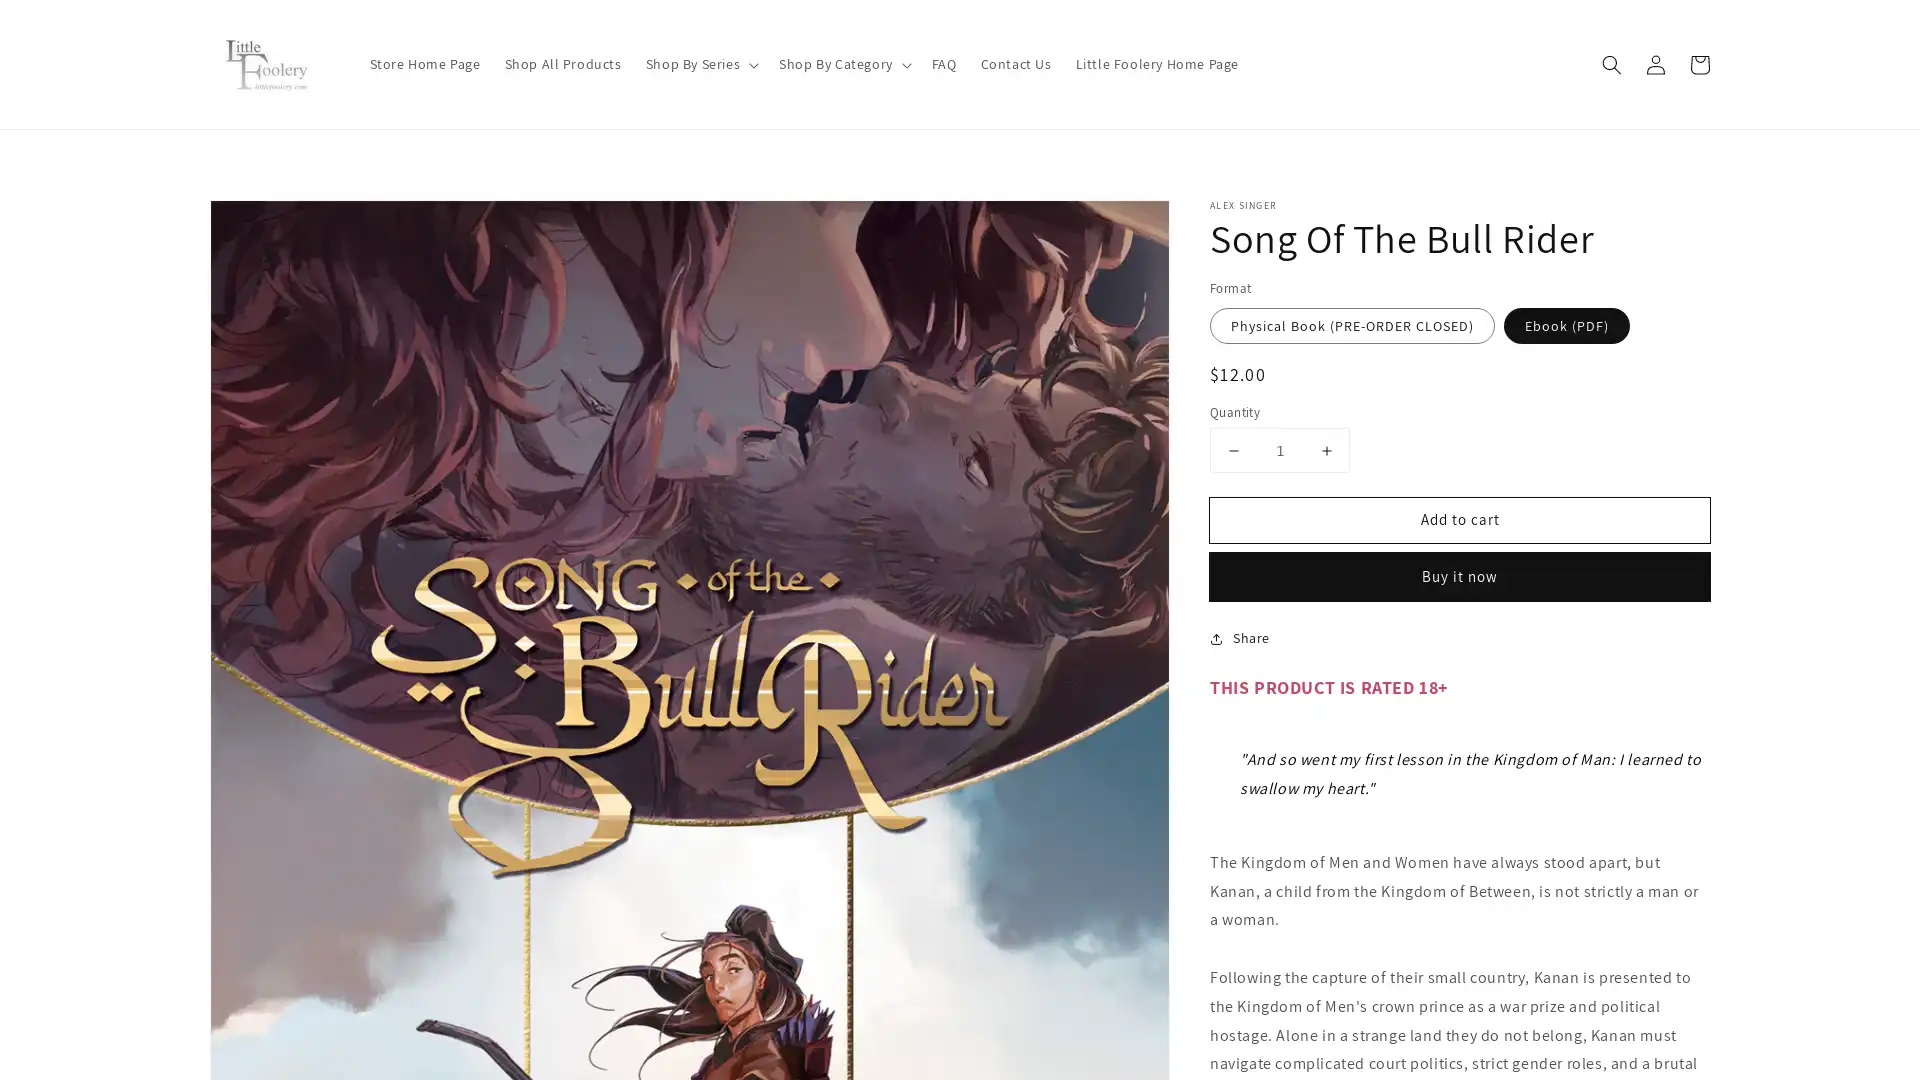 The image size is (1920, 1080). What do you see at coordinates (1238, 638) in the screenshot?
I see `Share` at bounding box center [1238, 638].